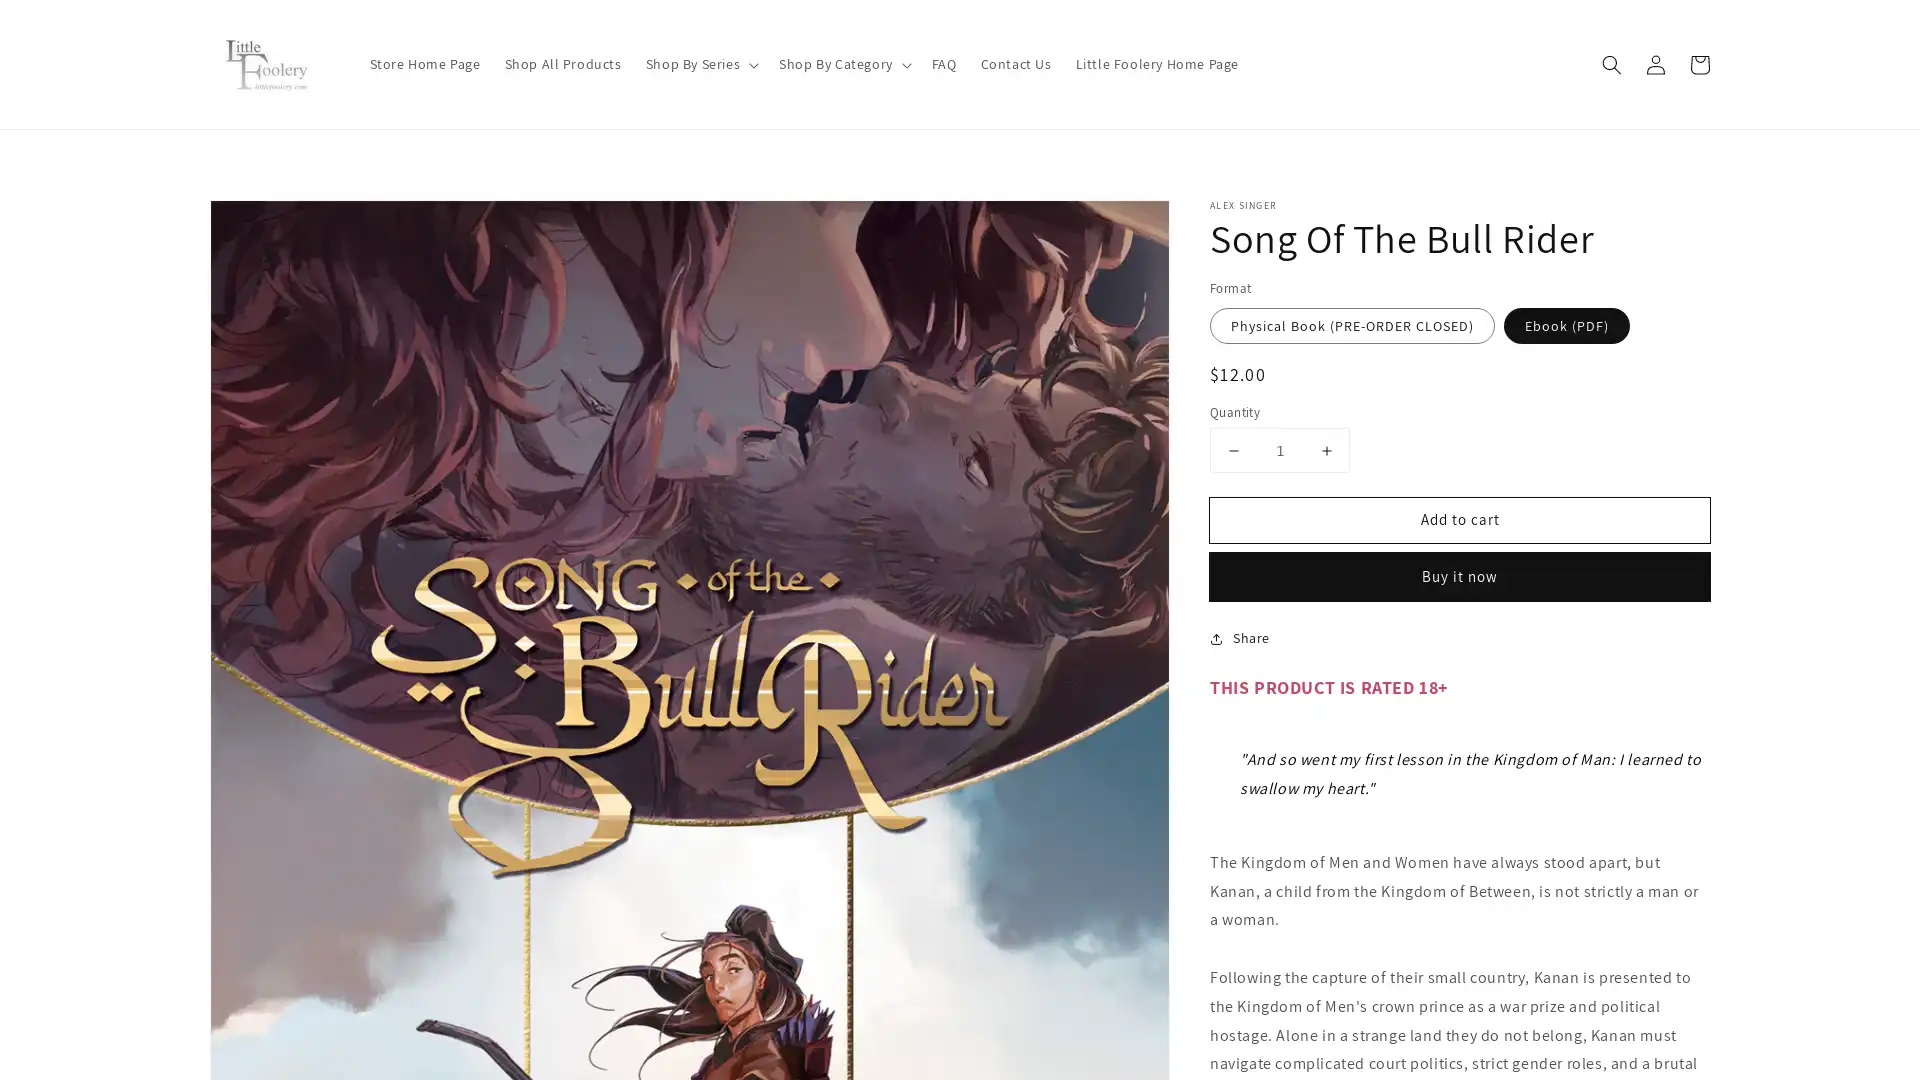 The image size is (1920, 1080). What do you see at coordinates (1238, 638) in the screenshot?
I see `Share` at bounding box center [1238, 638].